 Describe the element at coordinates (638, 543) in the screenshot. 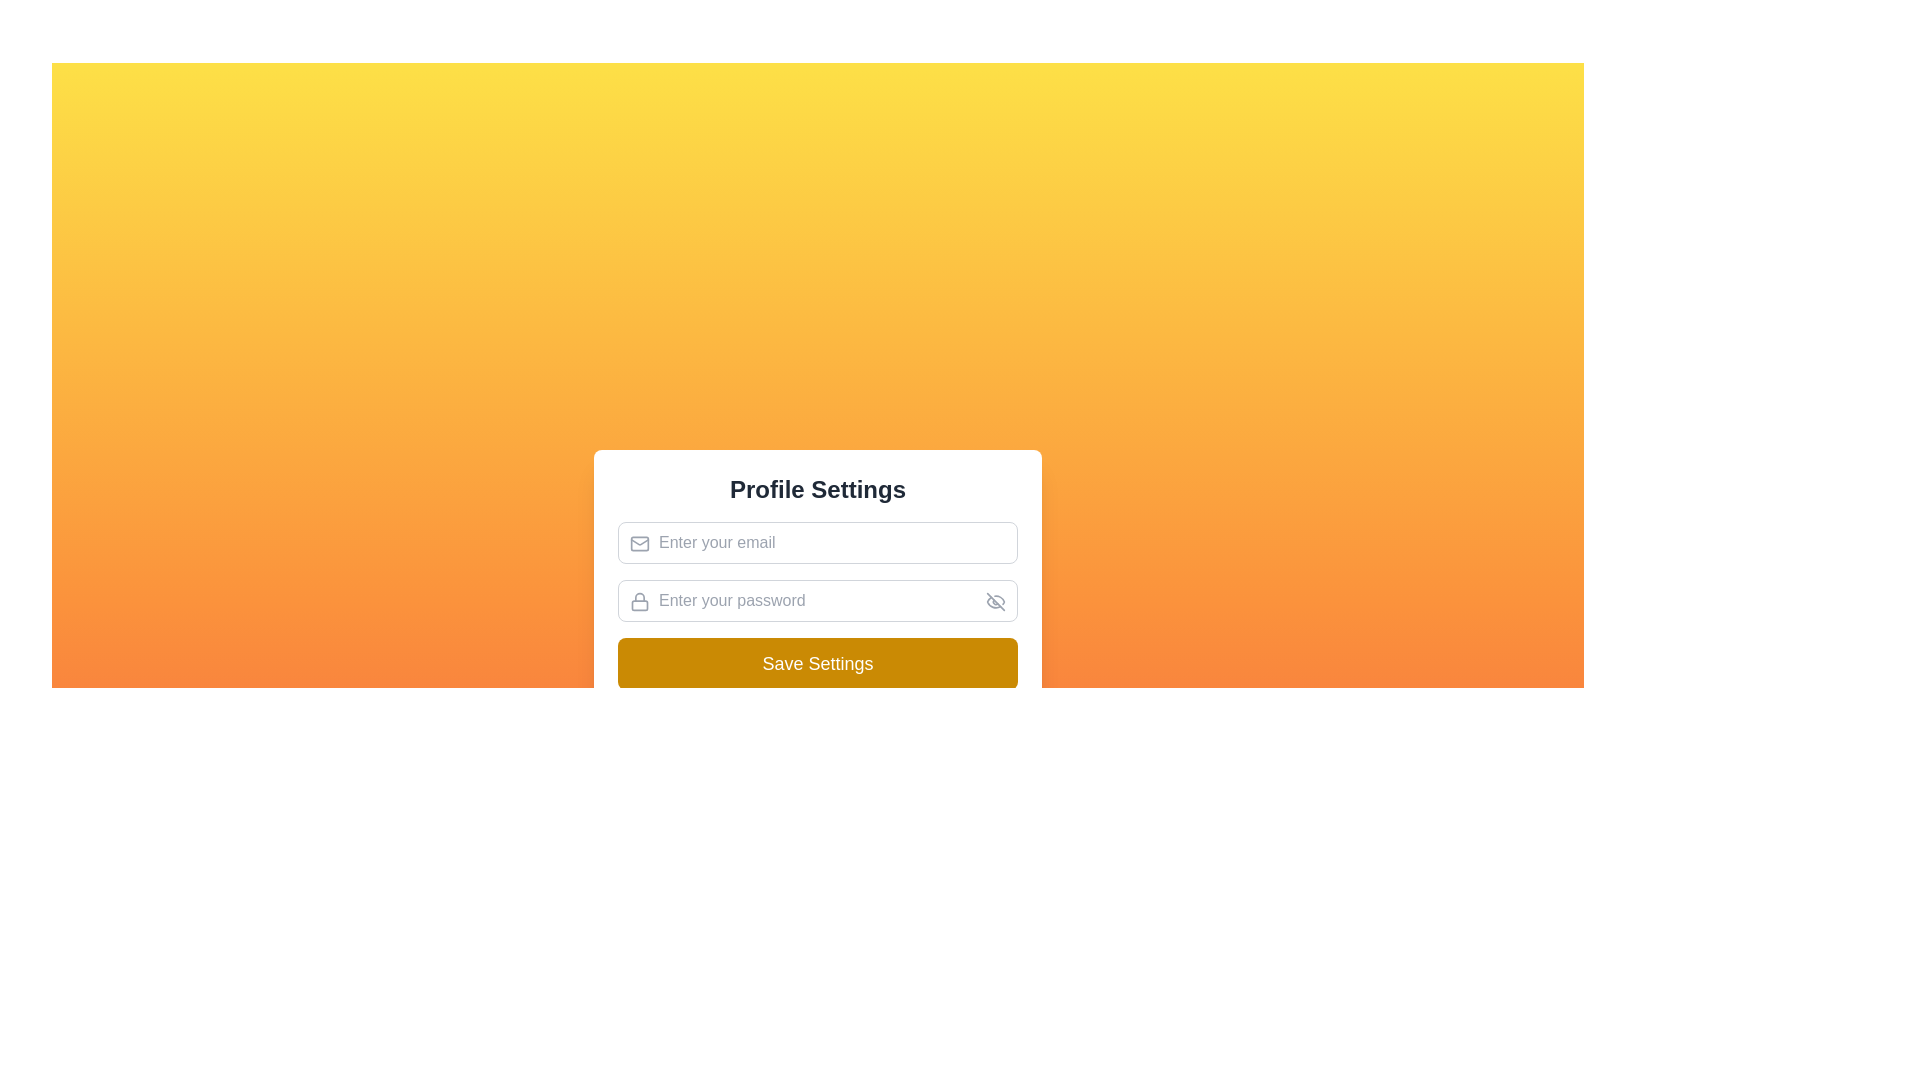

I see `the email icon, which is an outline style rectangular envelope shape with an open flap, located within the 'Enter your email' input field at the top of the settings panel` at that location.